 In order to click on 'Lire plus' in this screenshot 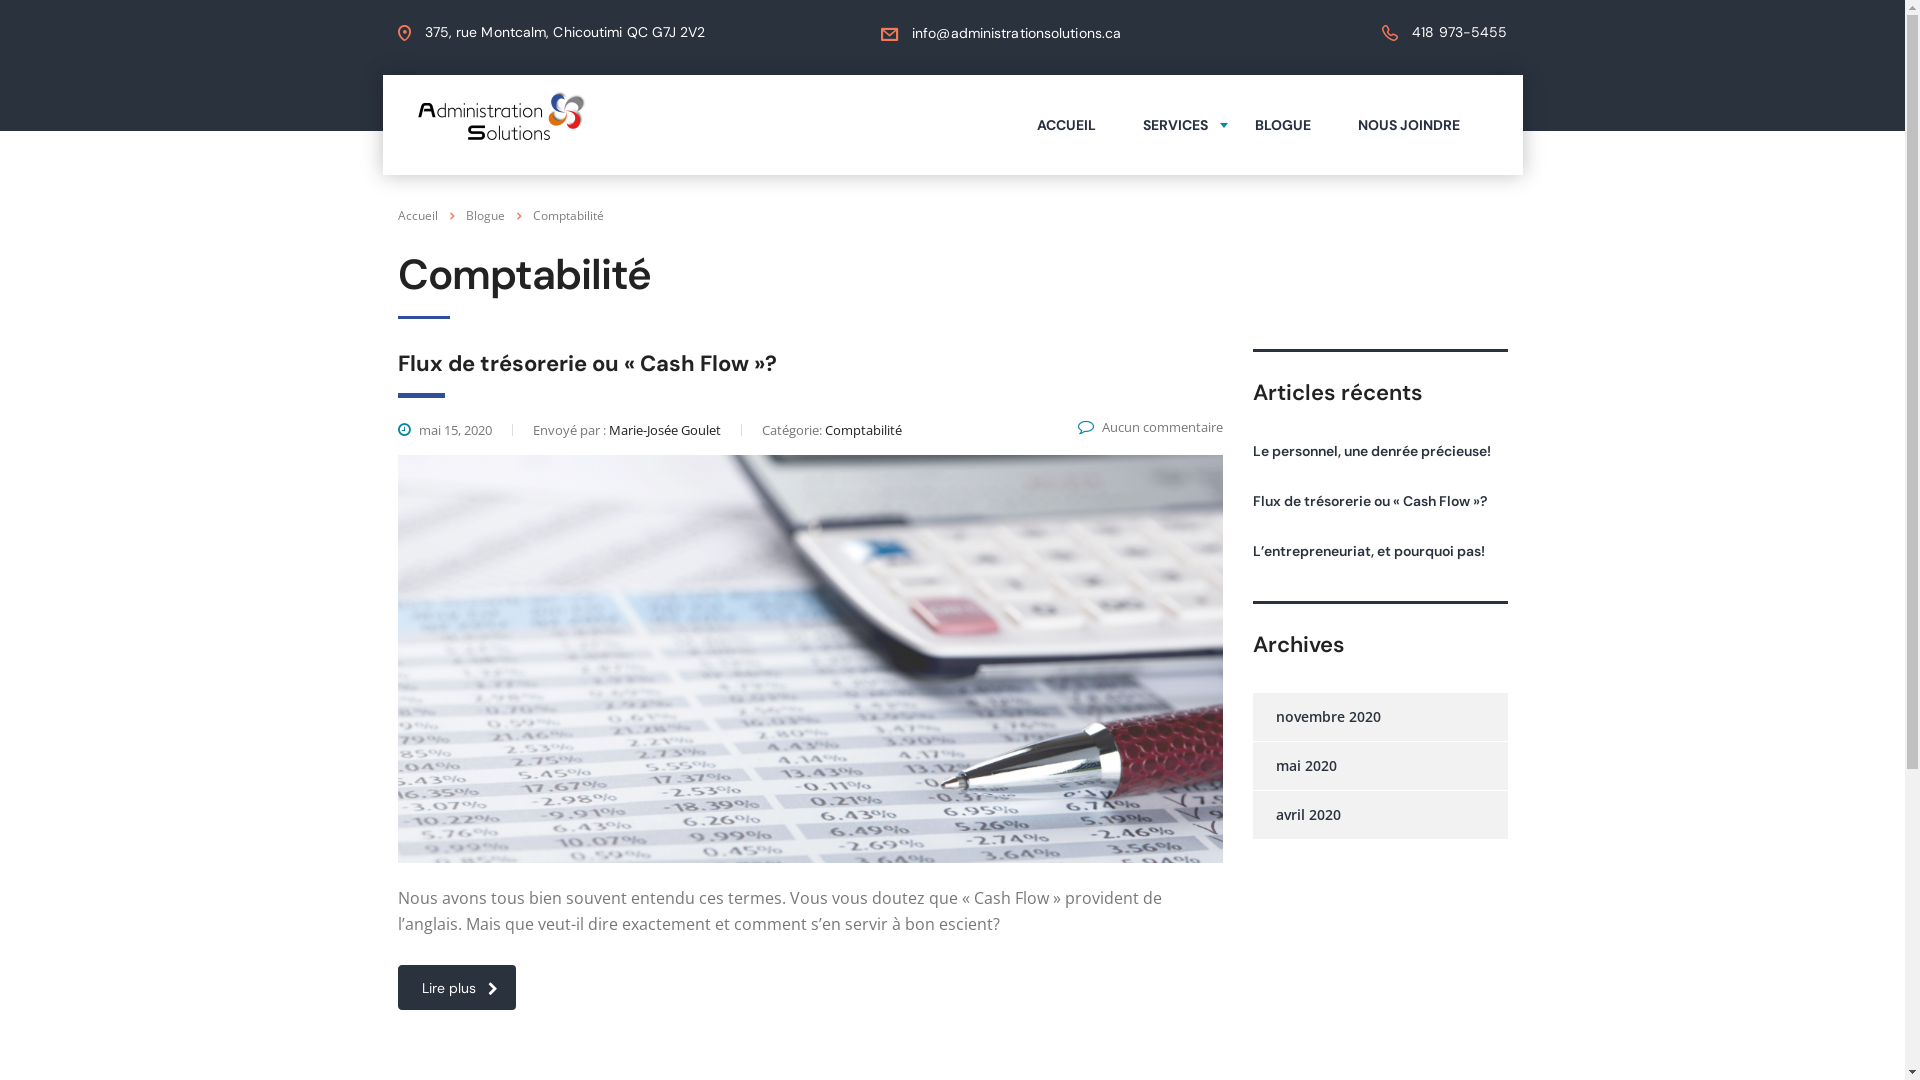, I will do `click(455, 986)`.